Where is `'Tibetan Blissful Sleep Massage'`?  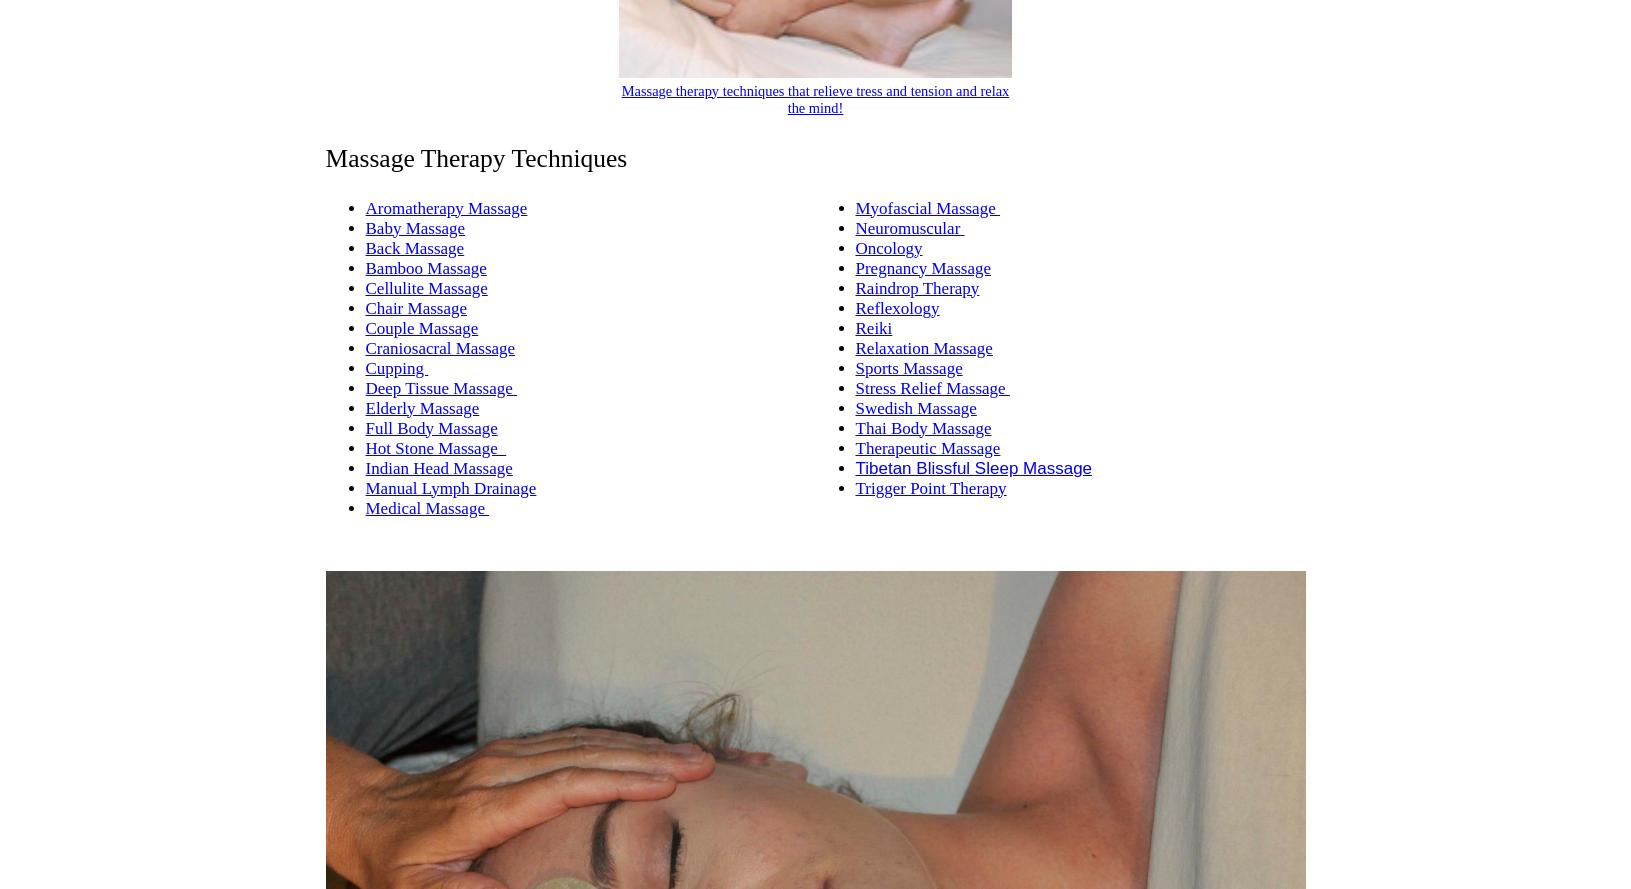 'Tibetan Blissful Sleep Massage' is located at coordinates (972, 466).